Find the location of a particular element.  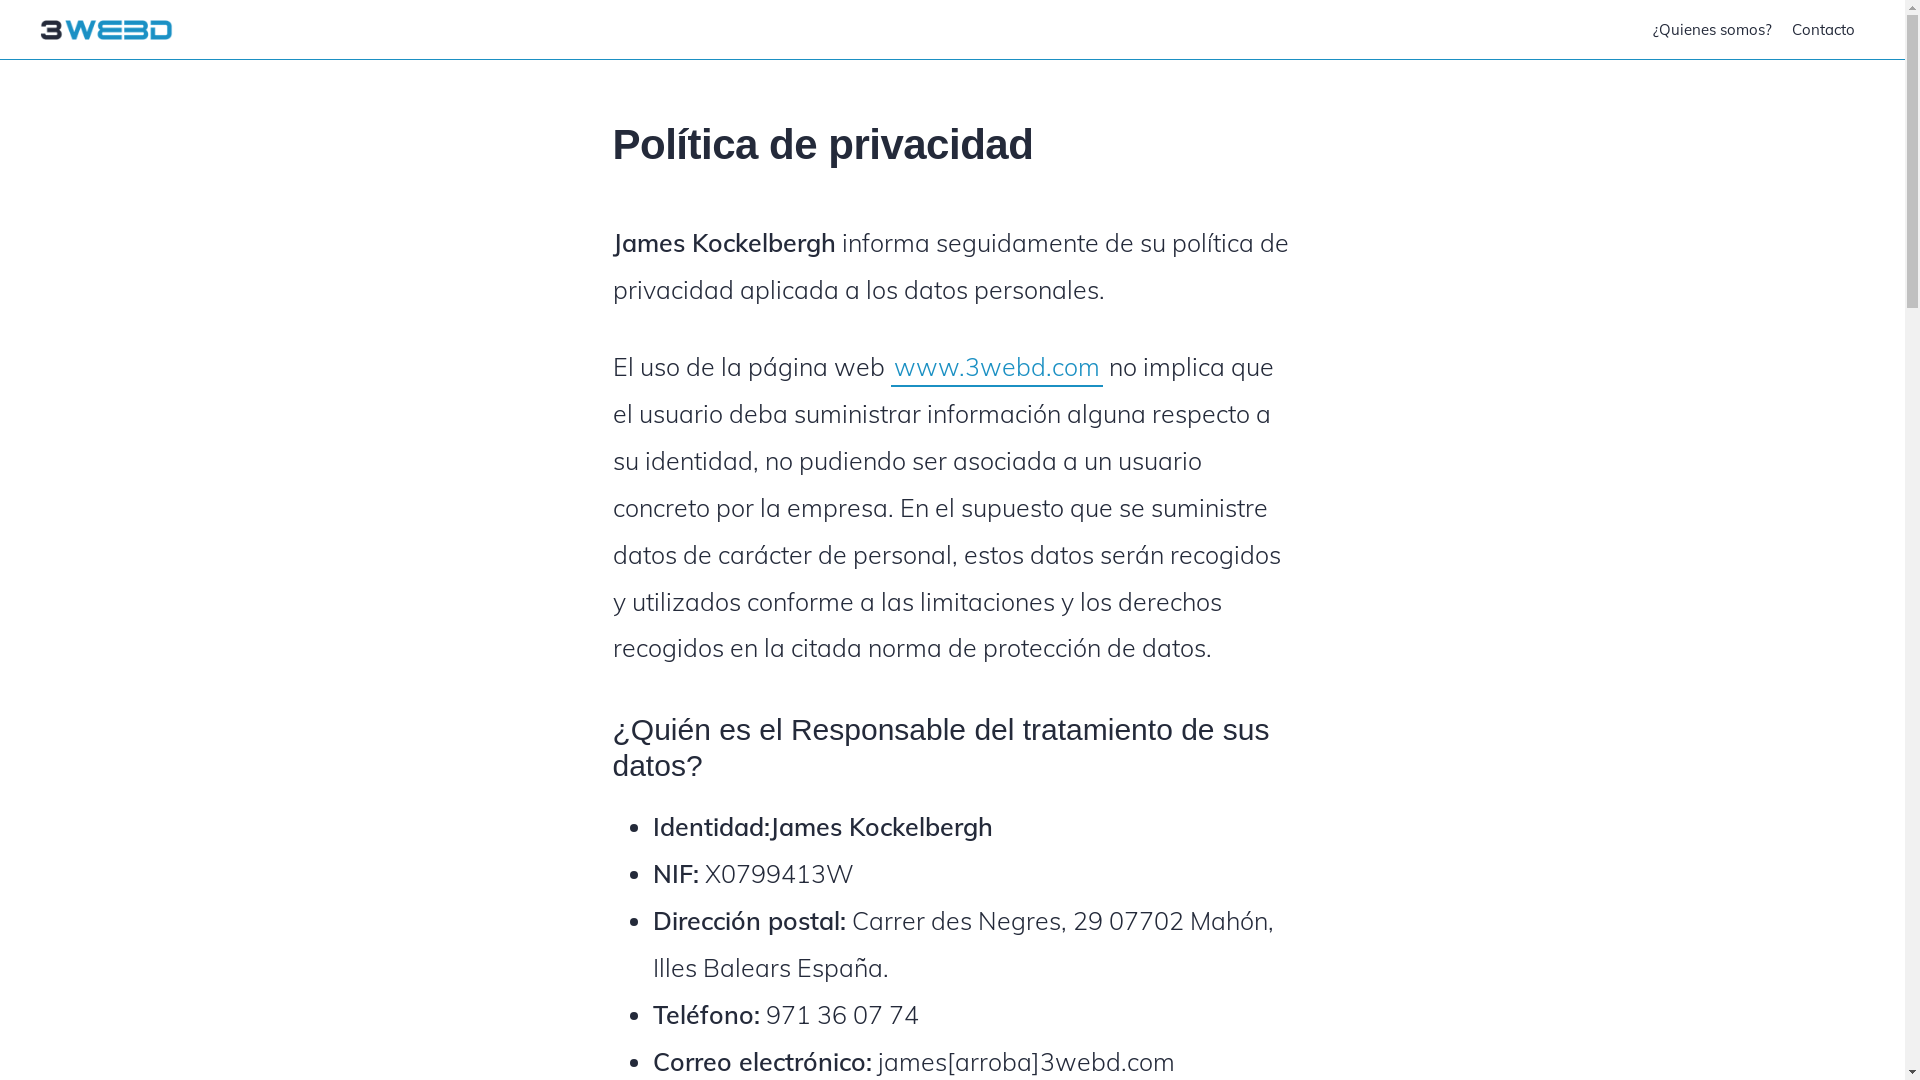

'Contacto' is located at coordinates (1823, 29).